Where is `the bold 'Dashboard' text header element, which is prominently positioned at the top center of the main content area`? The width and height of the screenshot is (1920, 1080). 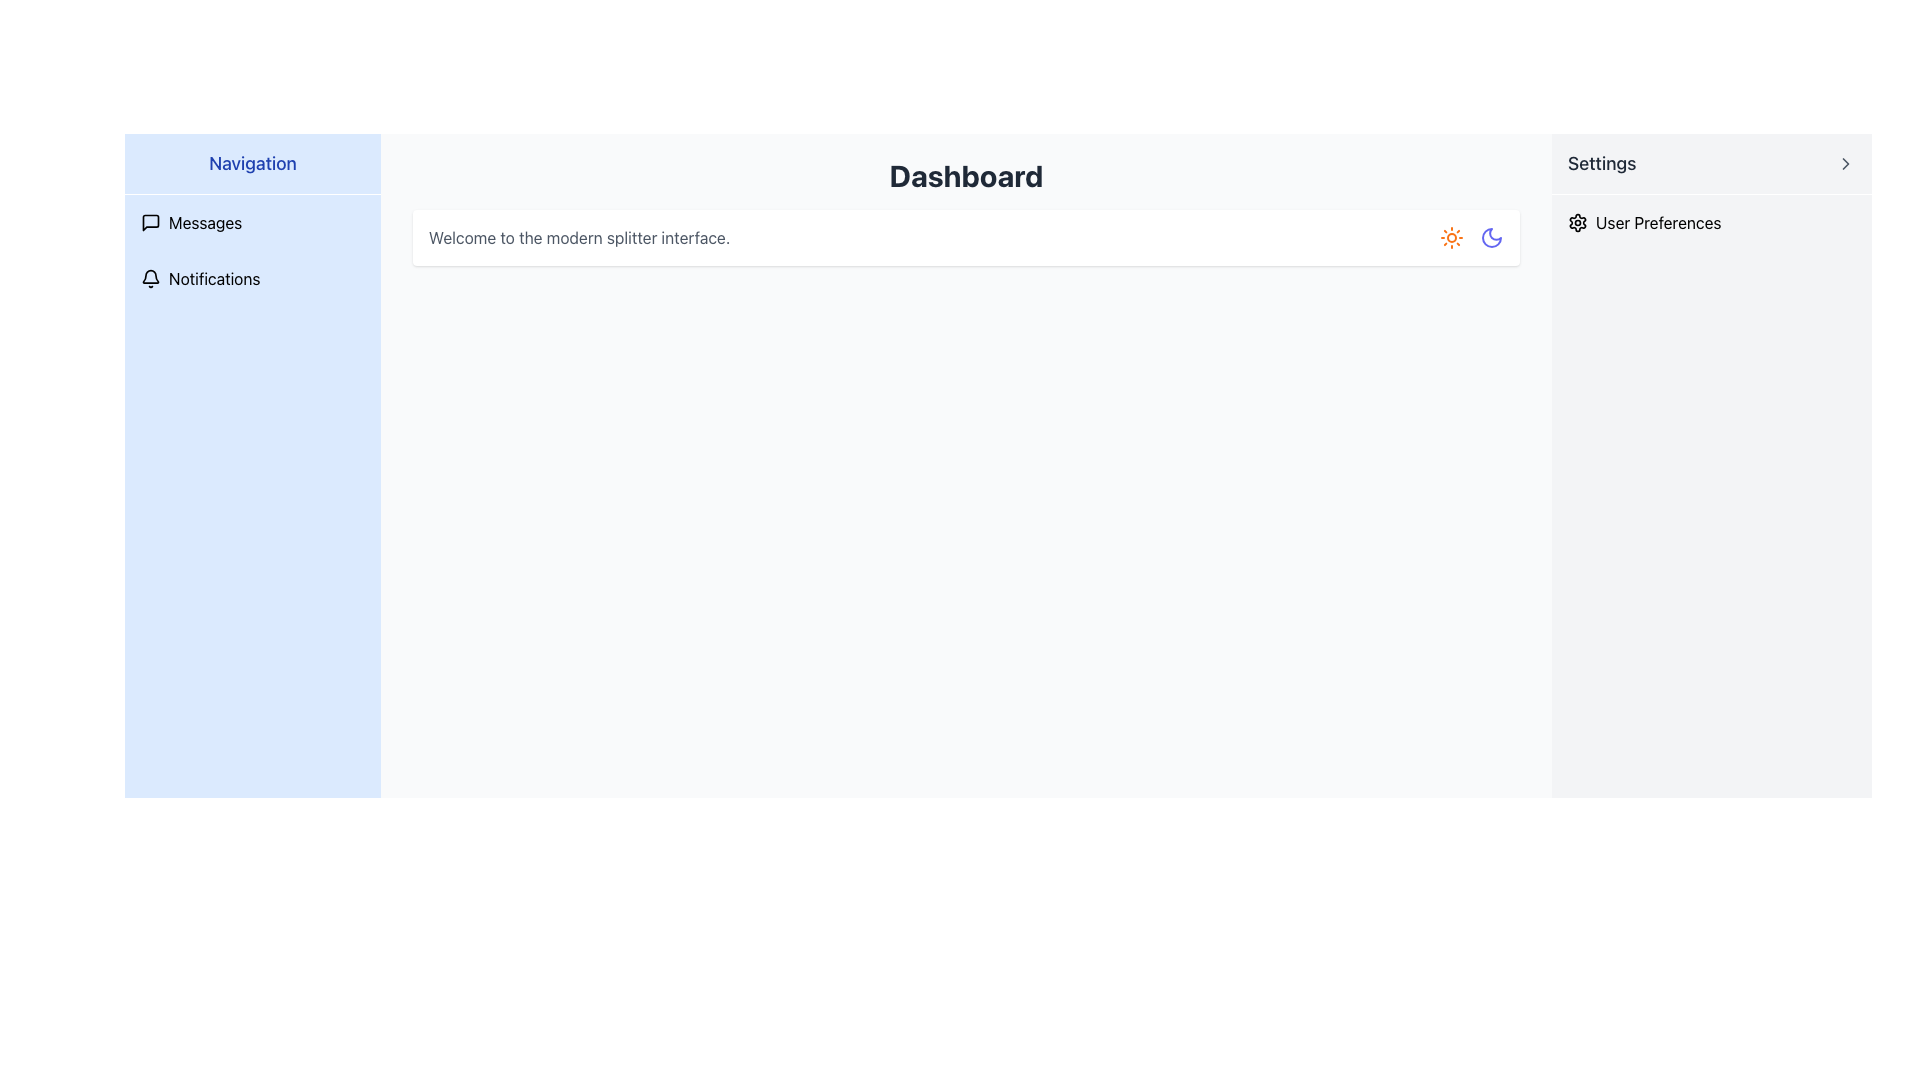
the bold 'Dashboard' text header element, which is prominently positioned at the top center of the main content area is located at coordinates (966, 175).